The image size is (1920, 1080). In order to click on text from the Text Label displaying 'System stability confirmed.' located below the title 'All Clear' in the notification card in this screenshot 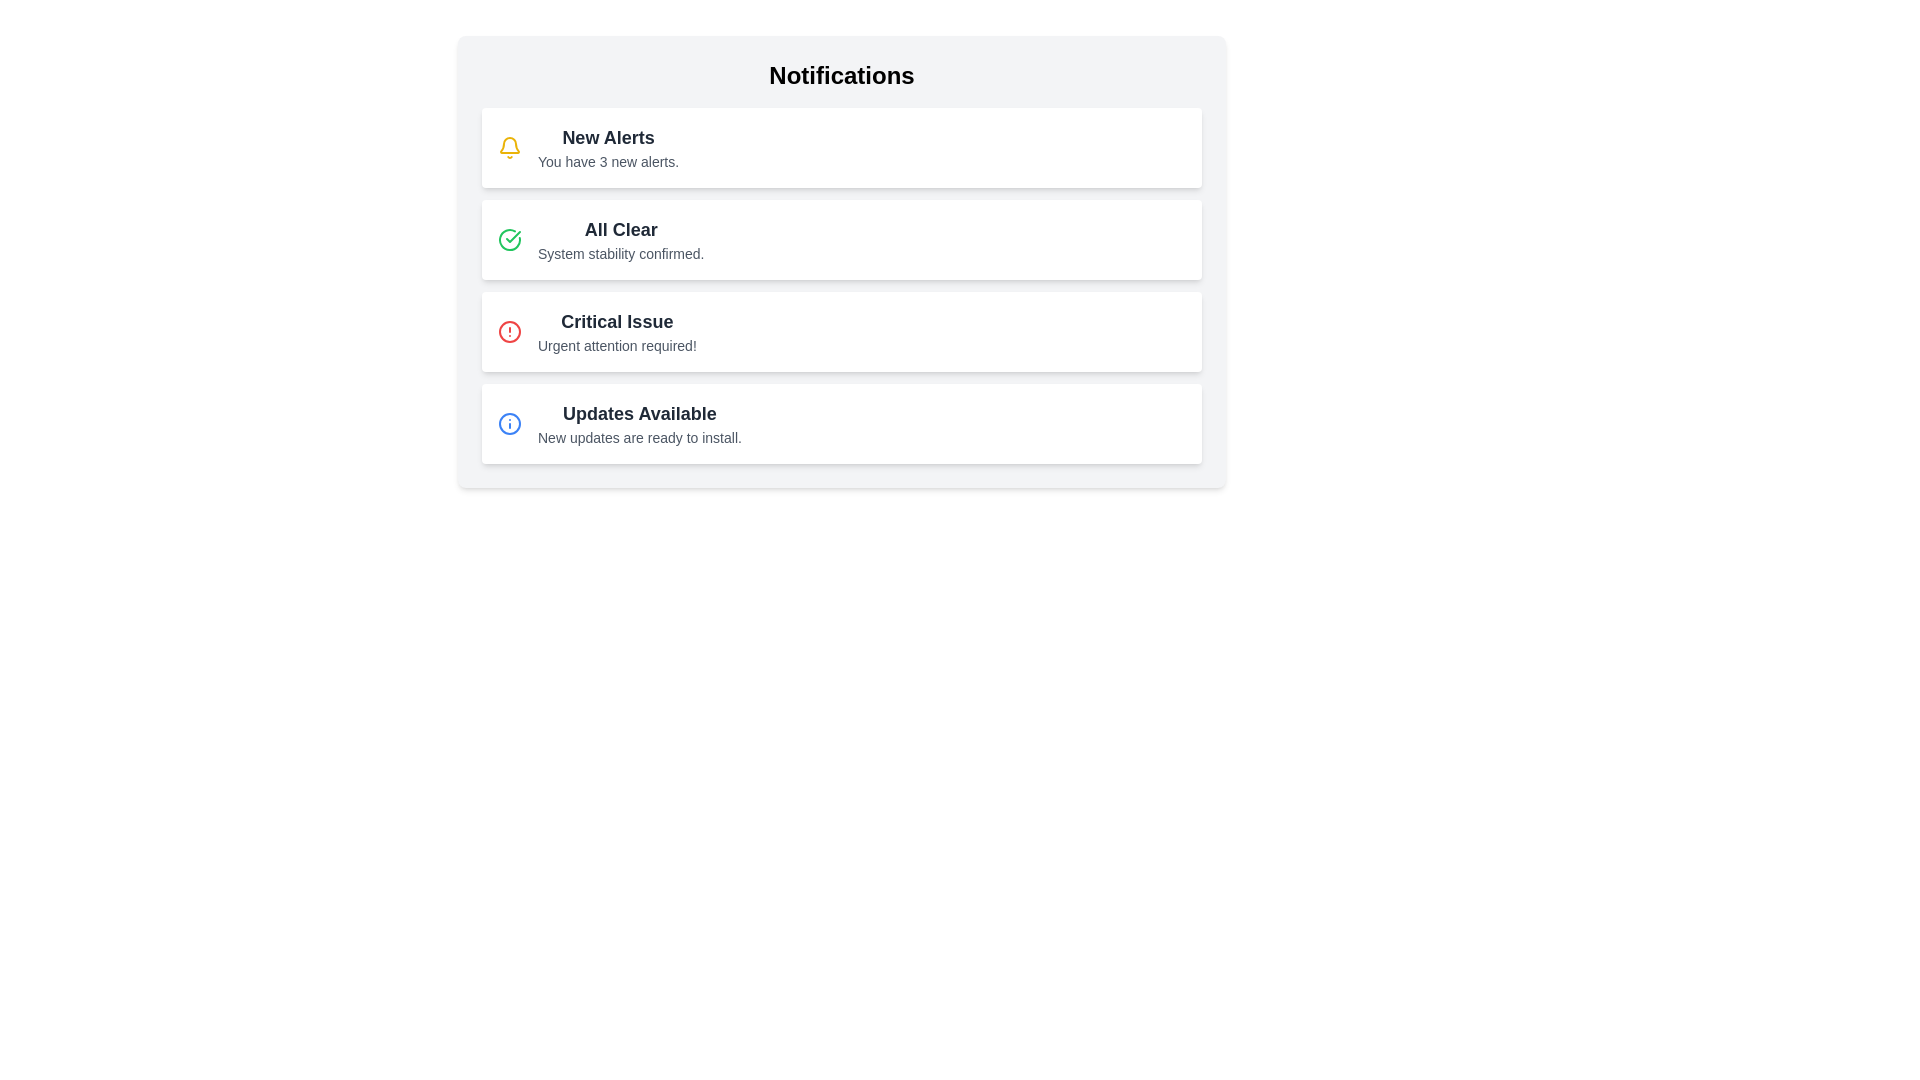, I will do `click(620, 253)`.